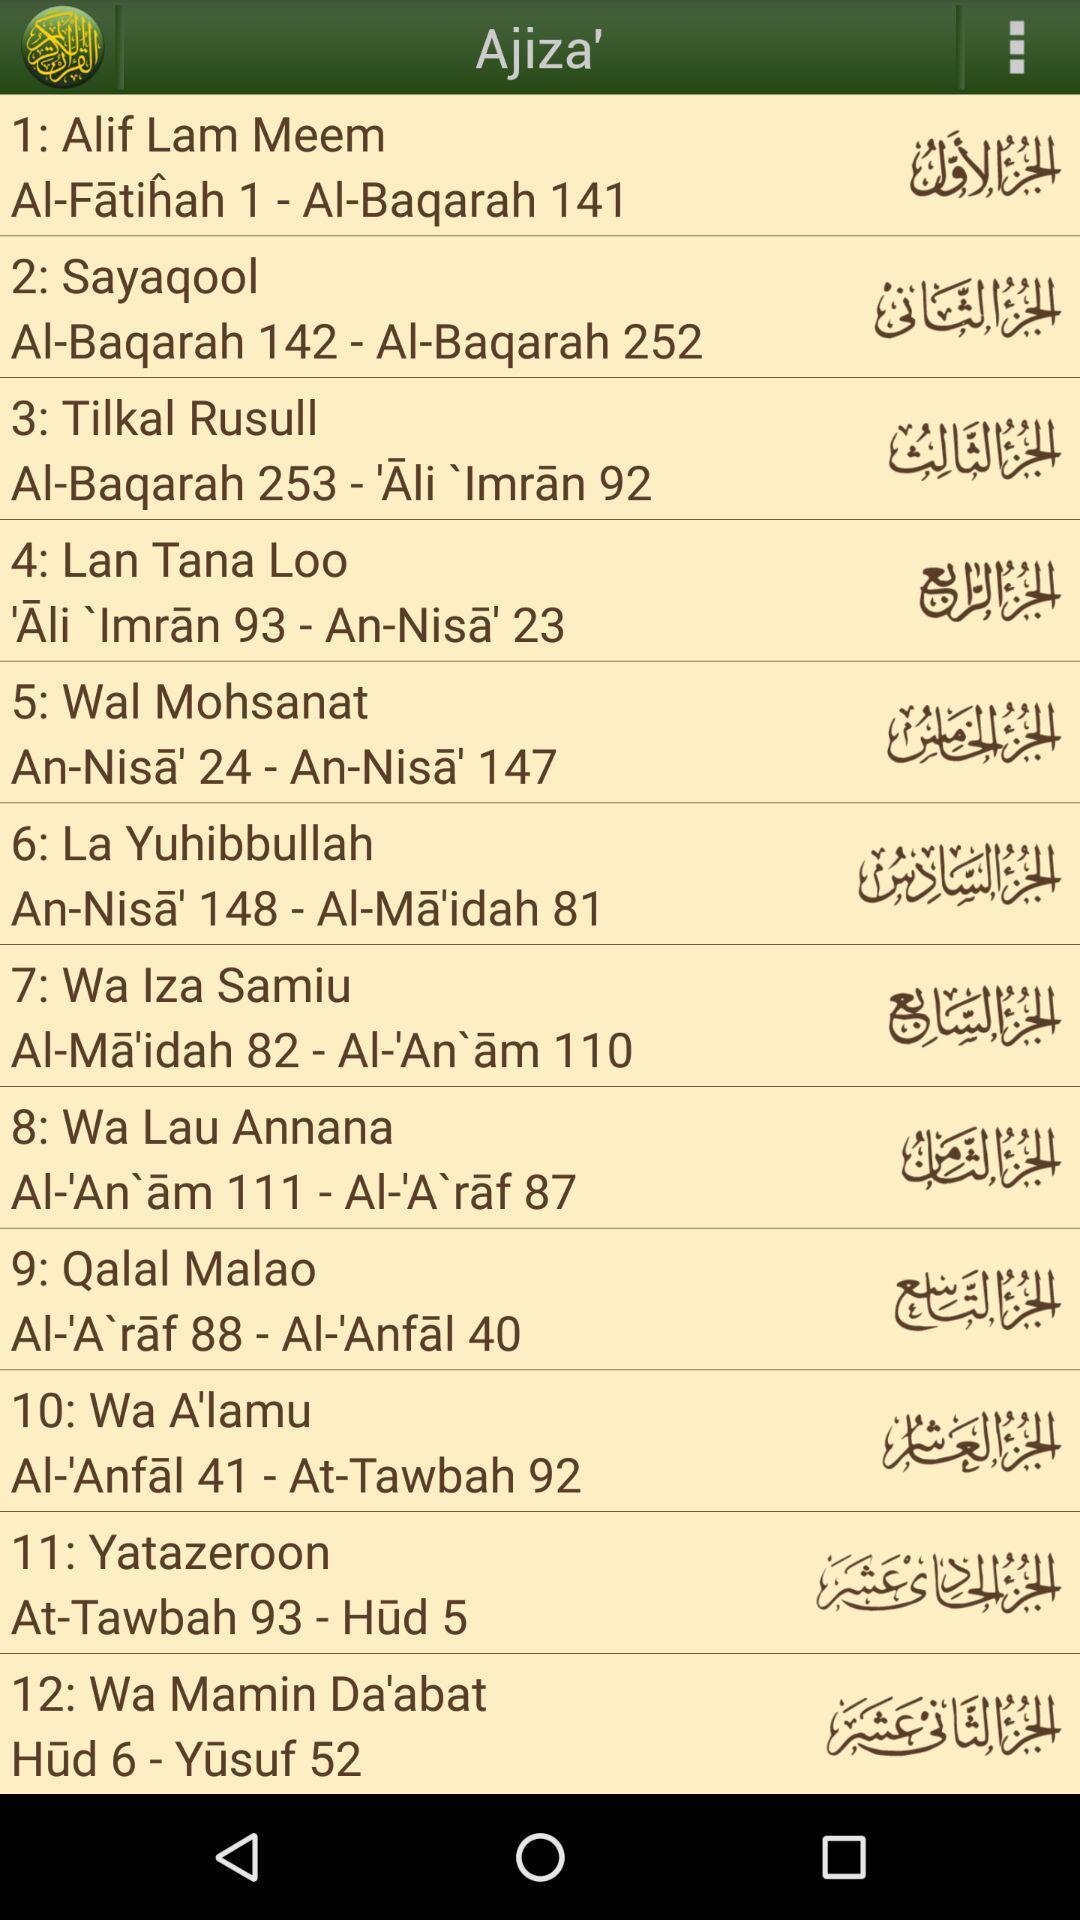  I want to click on the app above al baqarah 253, so click(163, 414).